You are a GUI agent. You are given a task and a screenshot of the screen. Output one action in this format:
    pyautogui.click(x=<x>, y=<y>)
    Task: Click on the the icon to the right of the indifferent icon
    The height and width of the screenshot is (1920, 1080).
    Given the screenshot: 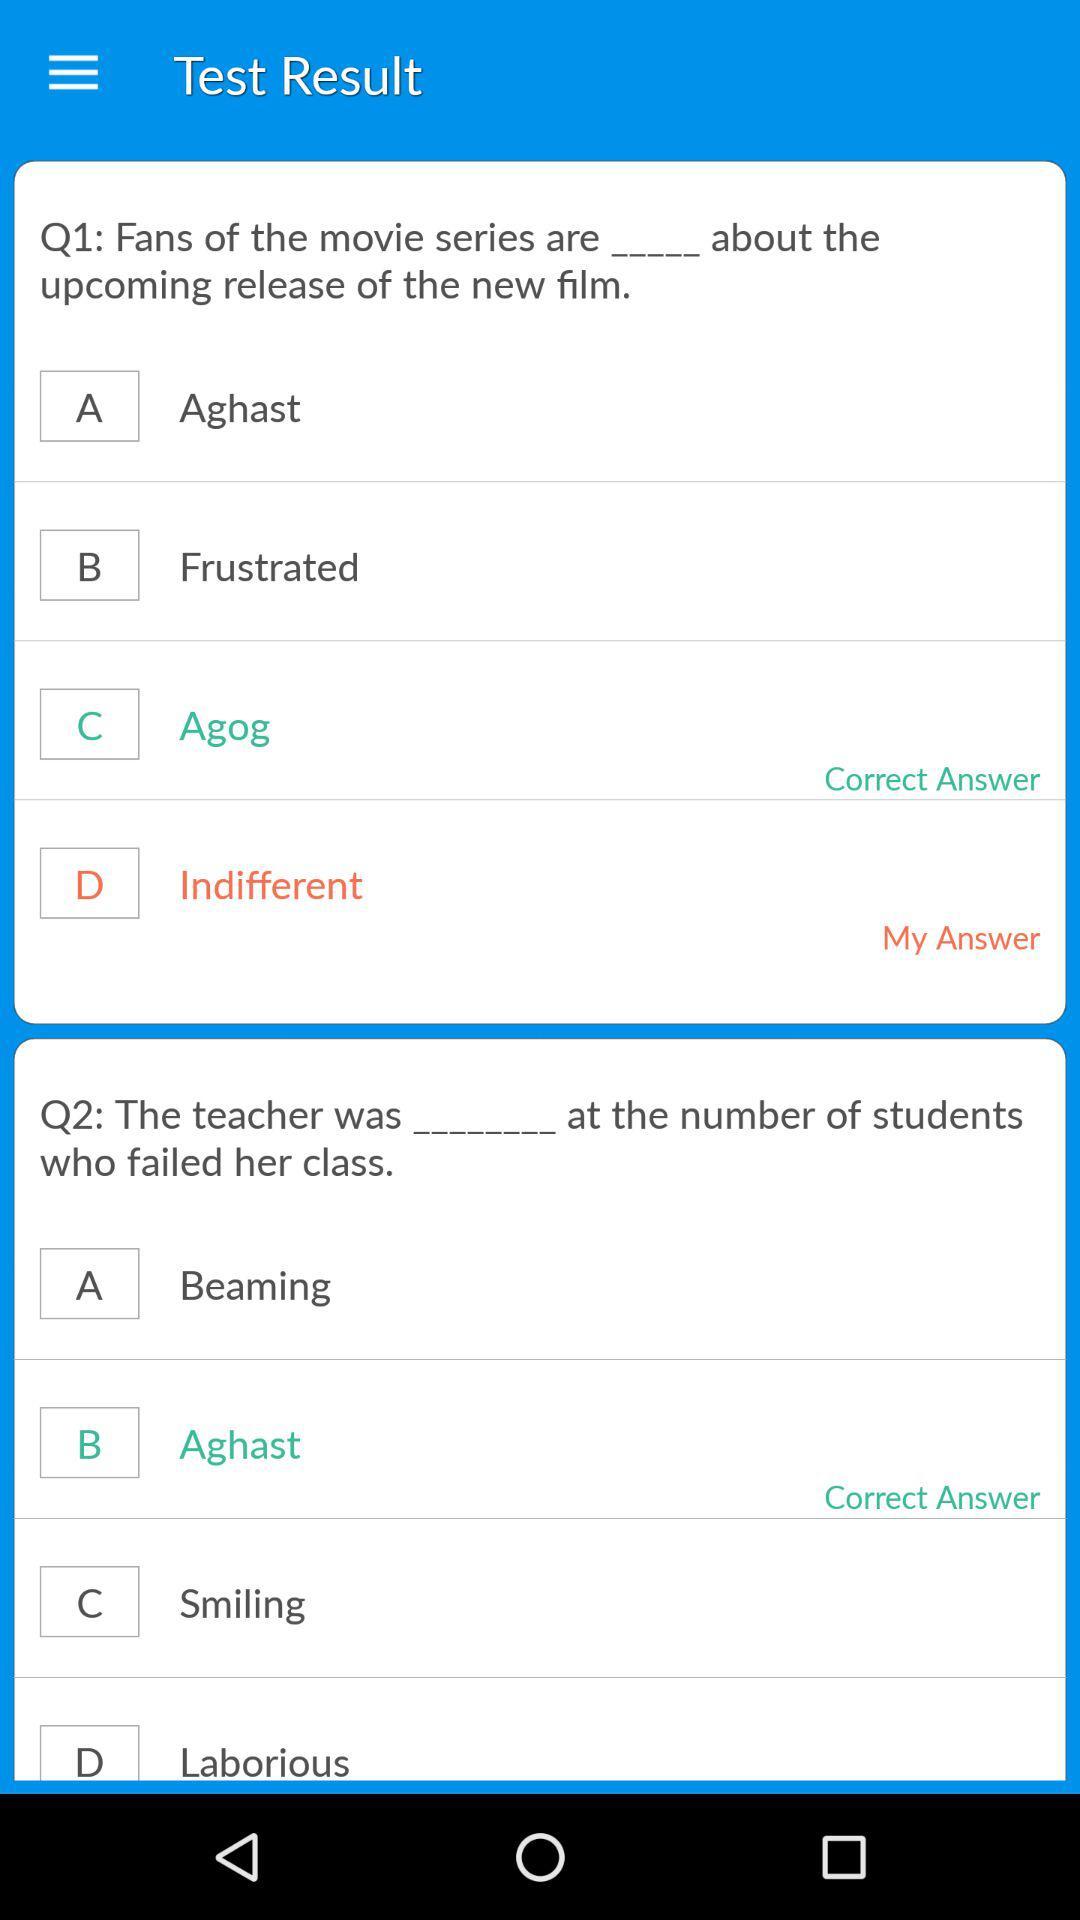 What is the action you would take?
    pyautogui.click(x=888, y=935)
    